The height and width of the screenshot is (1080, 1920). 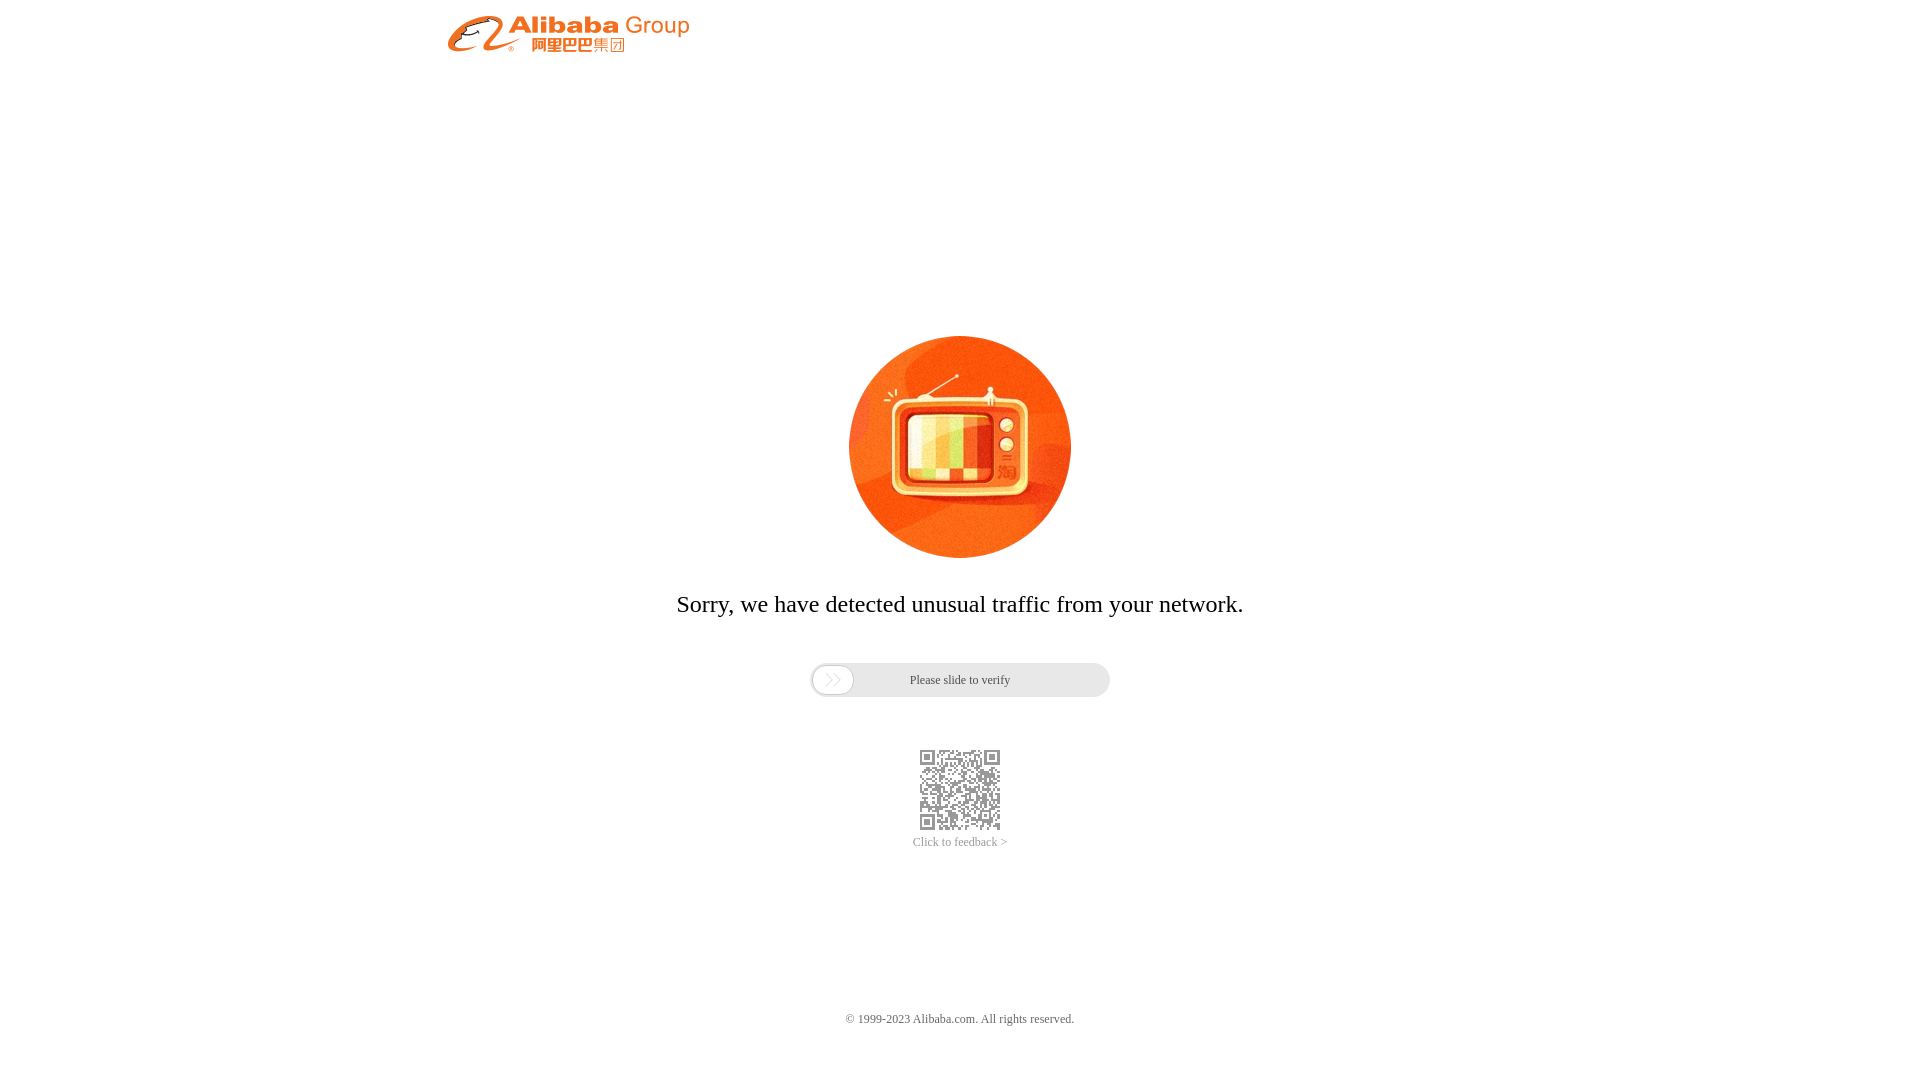 I want to click on 'Click to feedback >', so click(x=960, y=842).